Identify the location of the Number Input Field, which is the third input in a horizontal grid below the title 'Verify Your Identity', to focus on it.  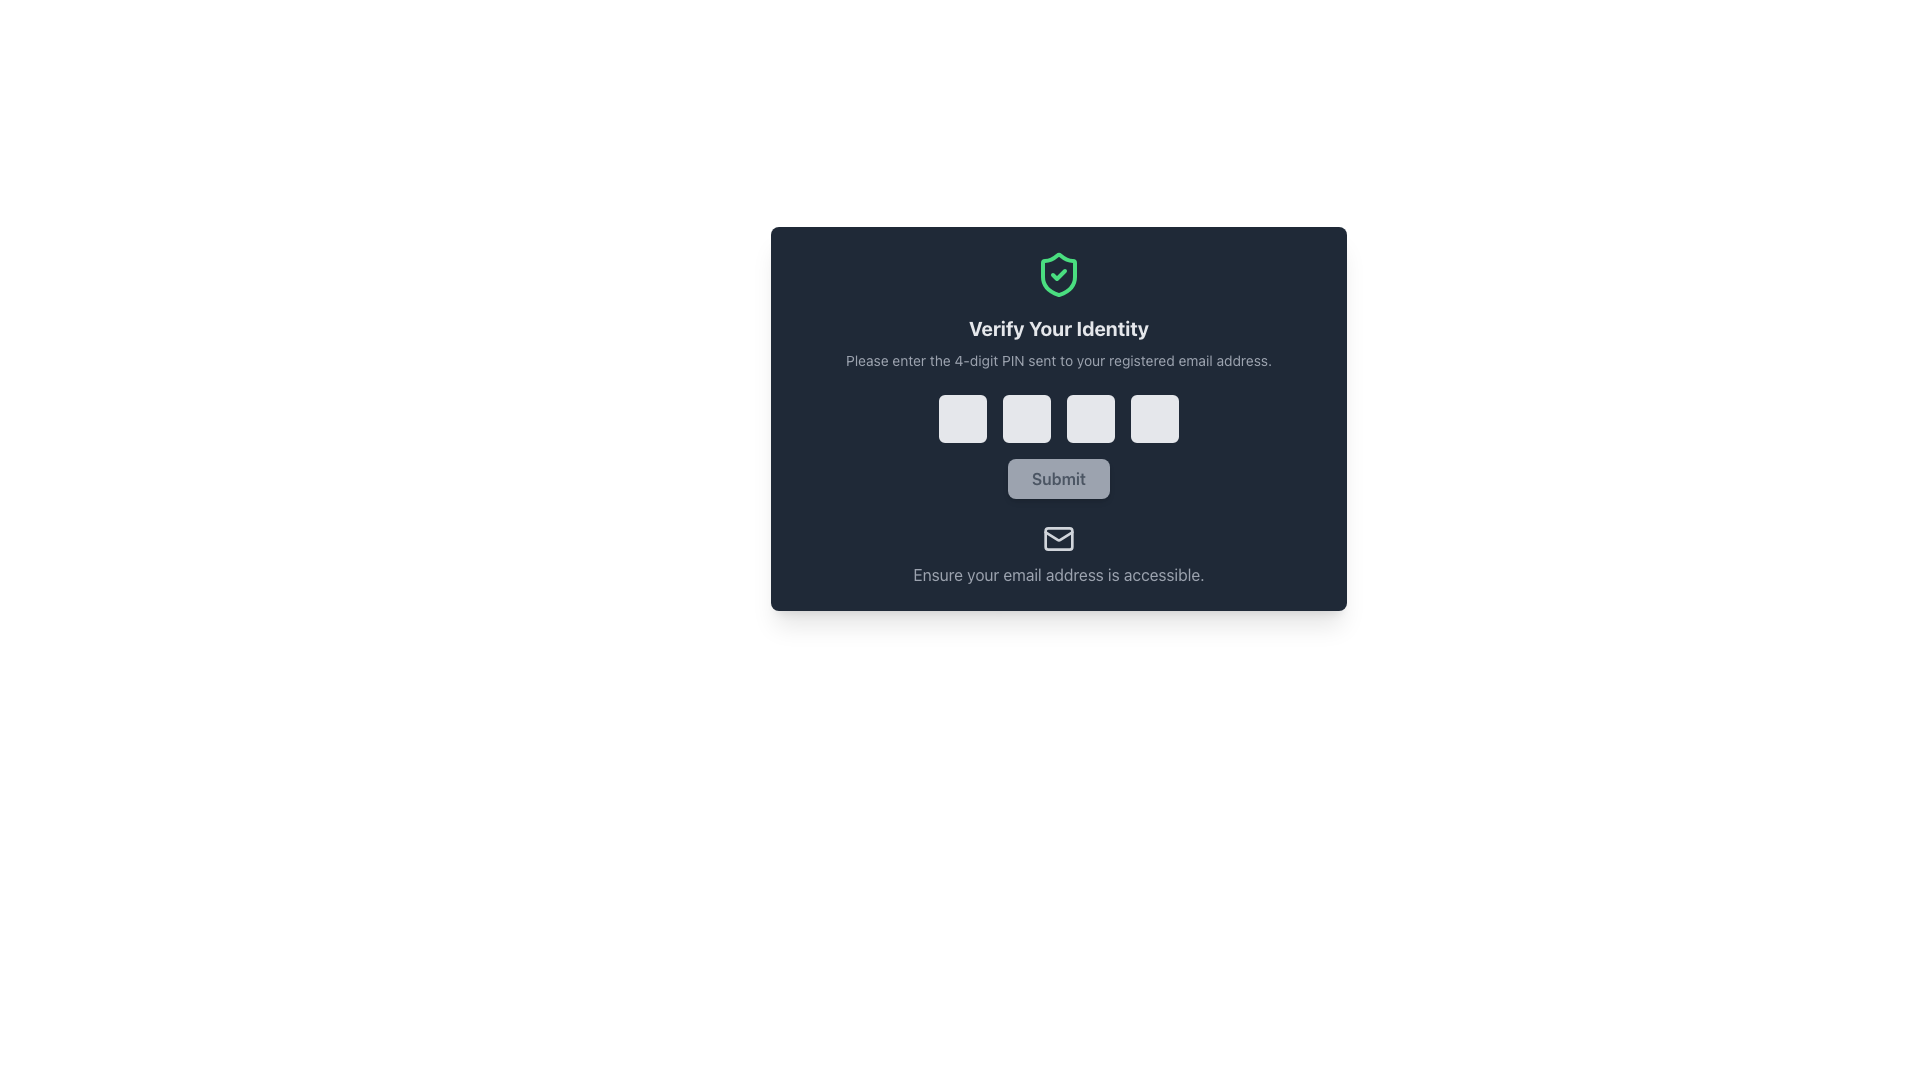
(1089, 418).